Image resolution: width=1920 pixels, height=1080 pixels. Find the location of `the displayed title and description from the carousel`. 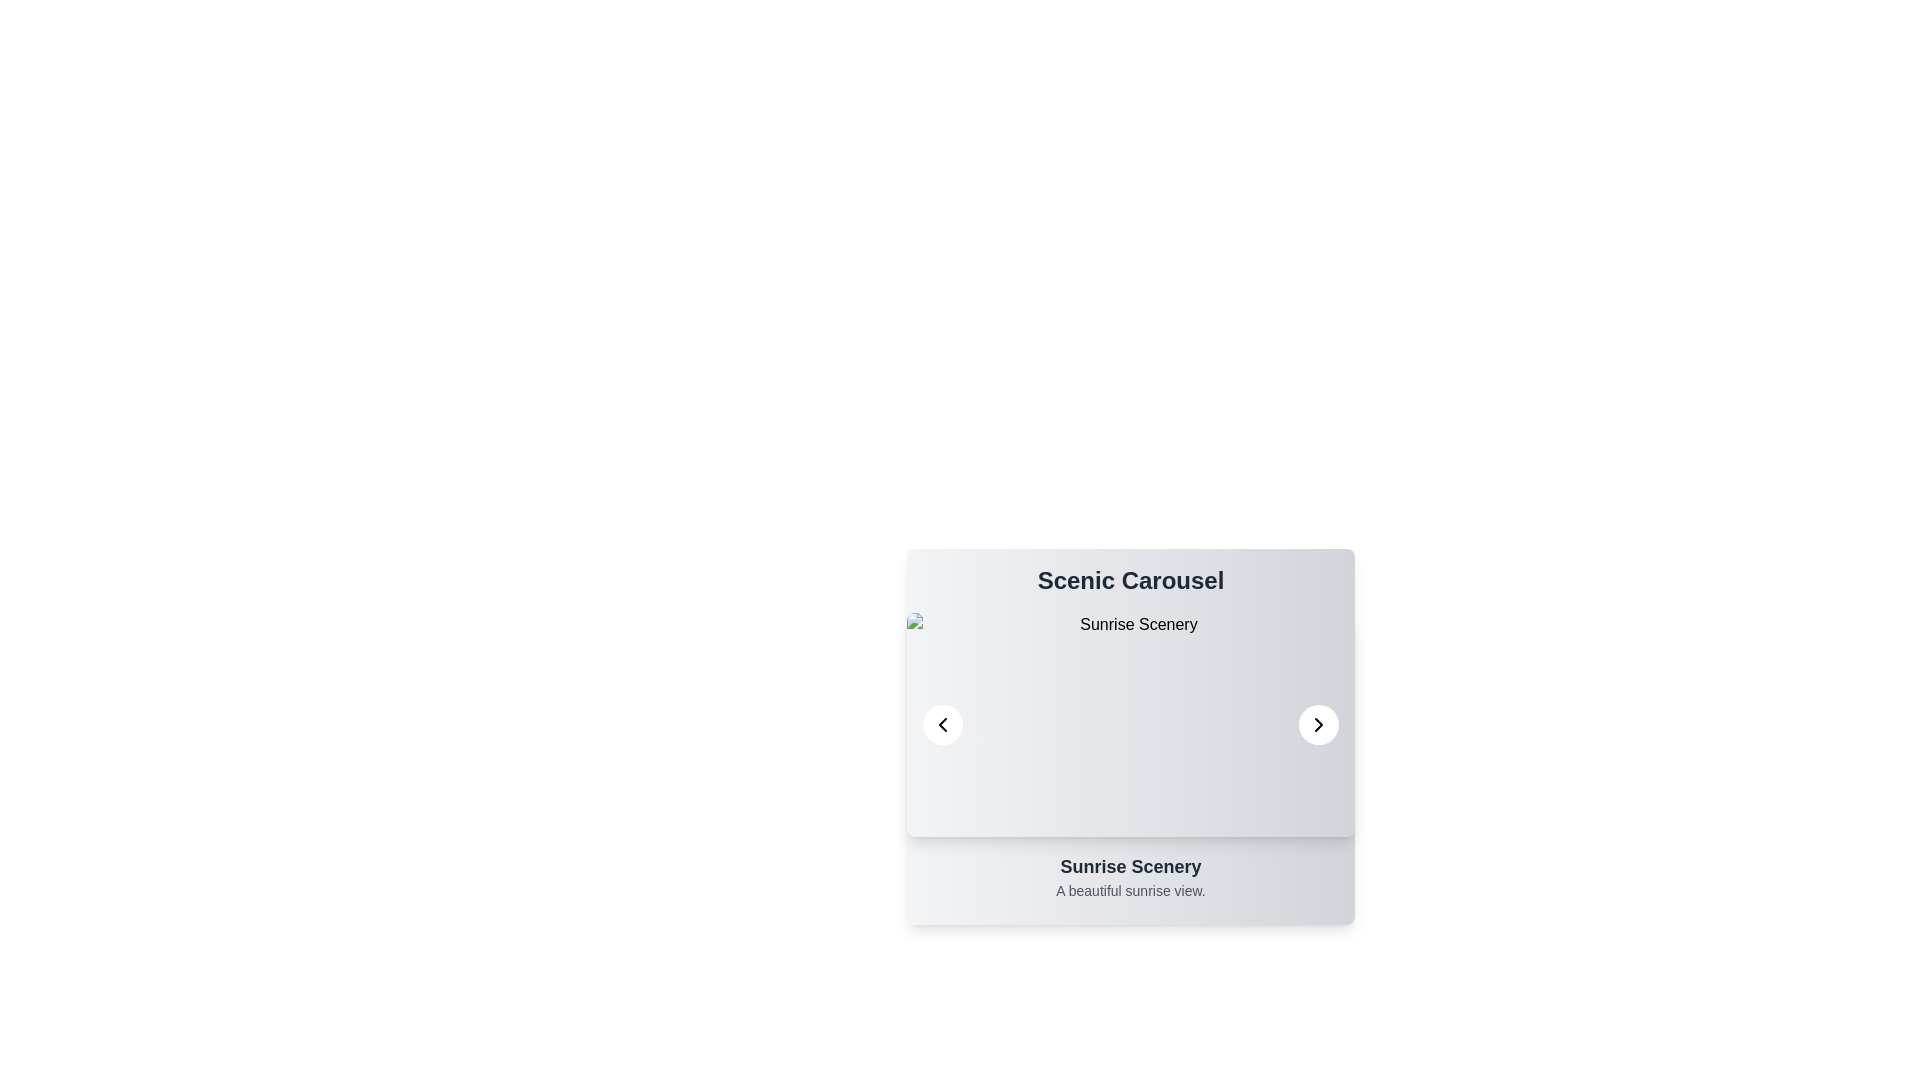

the displayed title and description from the carousel is located at coordinates (1131, 581).